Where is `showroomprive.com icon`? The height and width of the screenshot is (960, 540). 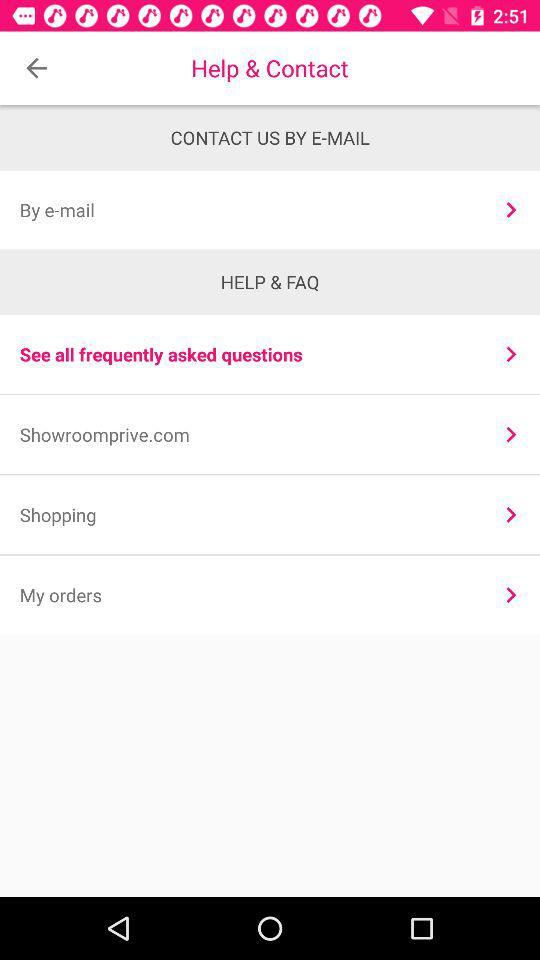
showroomprive.com icon is located at coordinates (247, 434).